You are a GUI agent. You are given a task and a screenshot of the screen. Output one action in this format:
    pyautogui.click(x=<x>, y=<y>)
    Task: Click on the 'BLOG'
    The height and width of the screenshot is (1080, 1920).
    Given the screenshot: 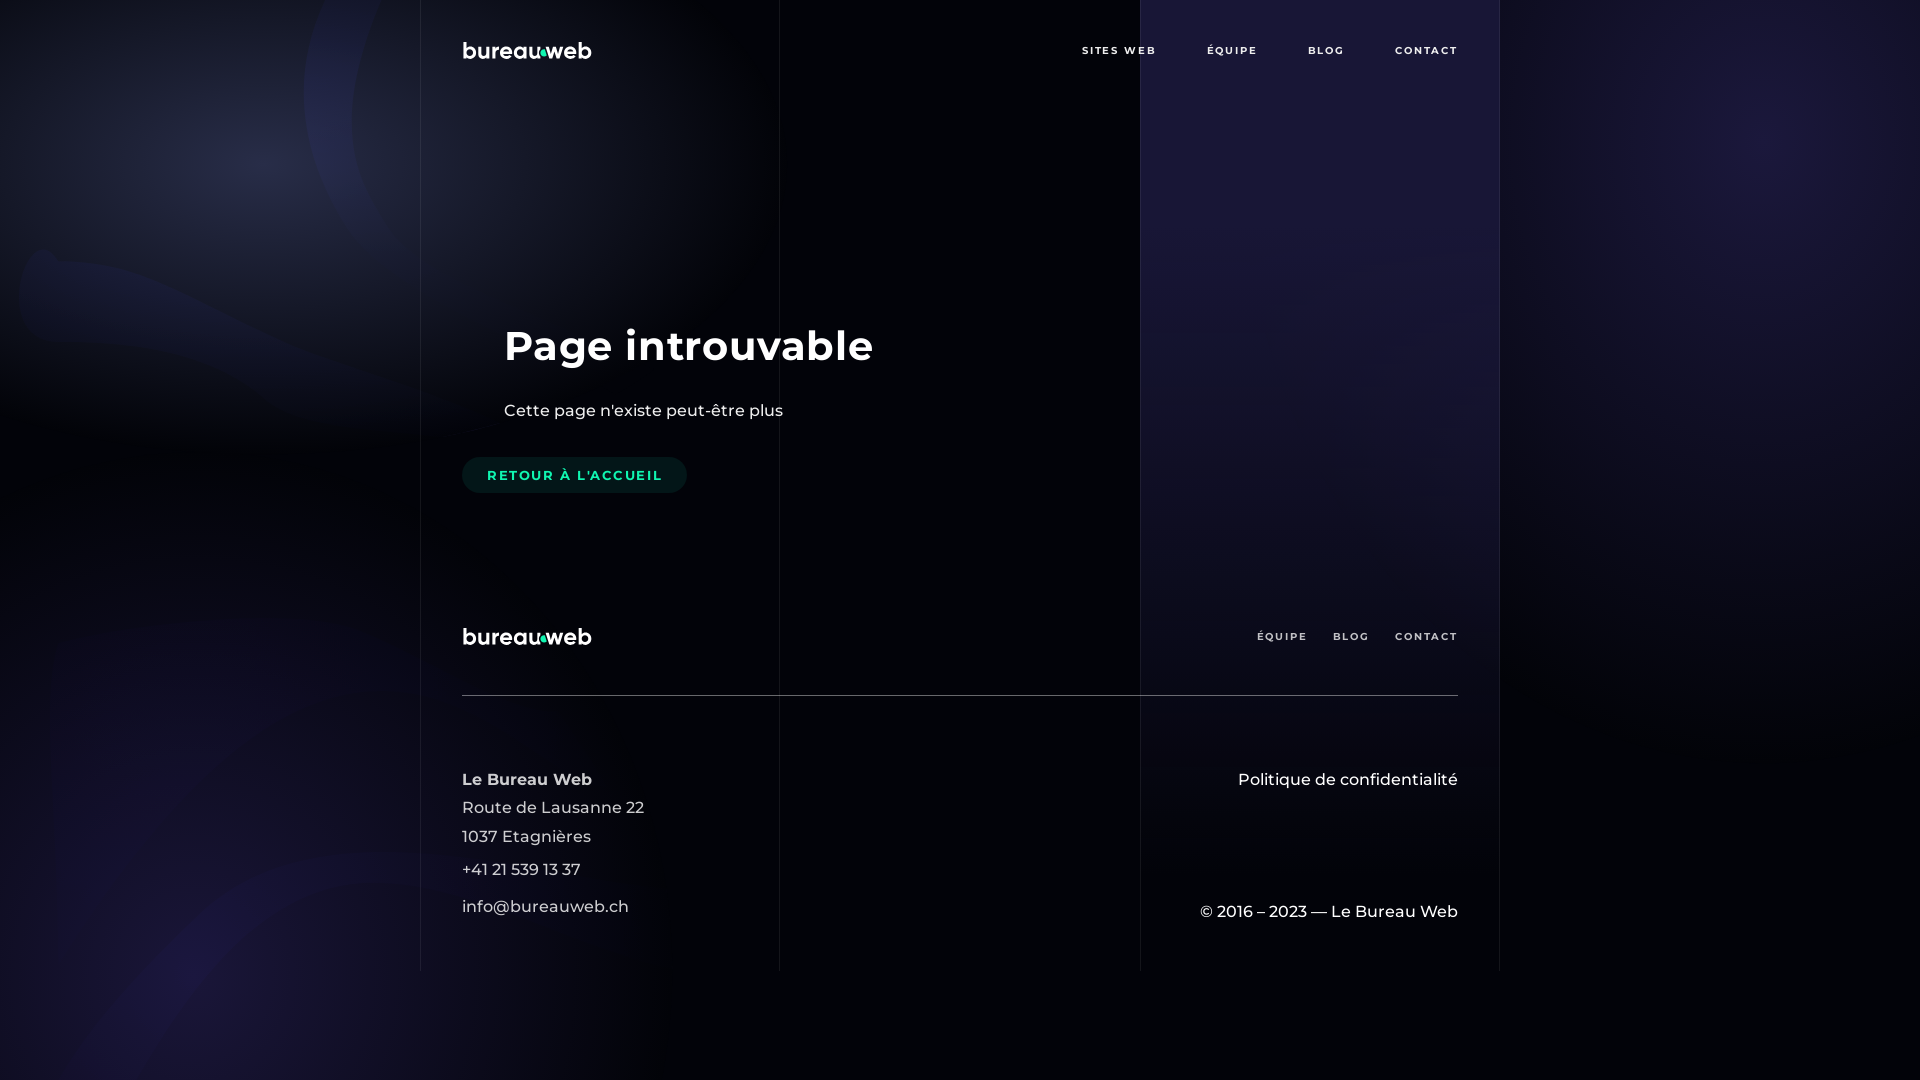 What is the action you would take?
    pyautogui.click(x=1308, y=49)
    